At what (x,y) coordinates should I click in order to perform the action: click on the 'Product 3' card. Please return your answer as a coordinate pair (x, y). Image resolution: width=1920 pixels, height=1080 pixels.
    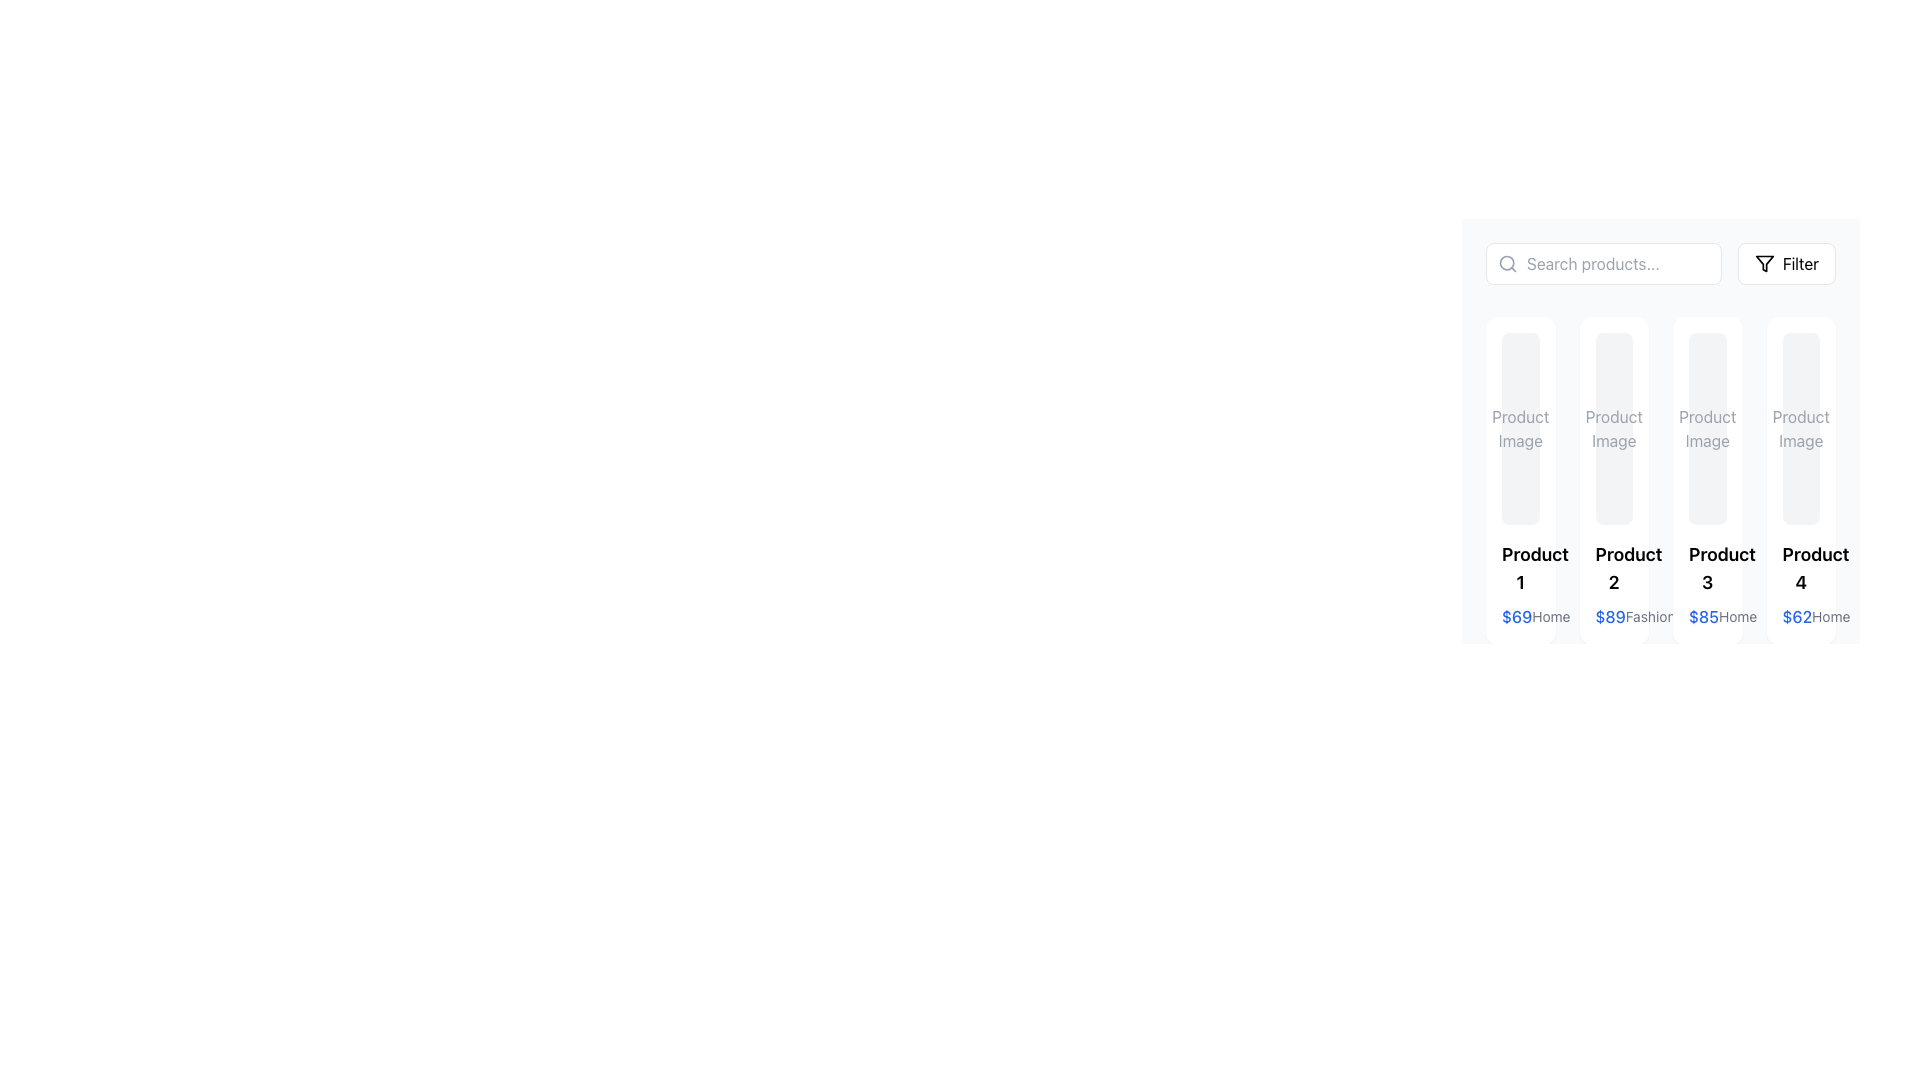
    Looking at the image, I should click on (1706, 481).